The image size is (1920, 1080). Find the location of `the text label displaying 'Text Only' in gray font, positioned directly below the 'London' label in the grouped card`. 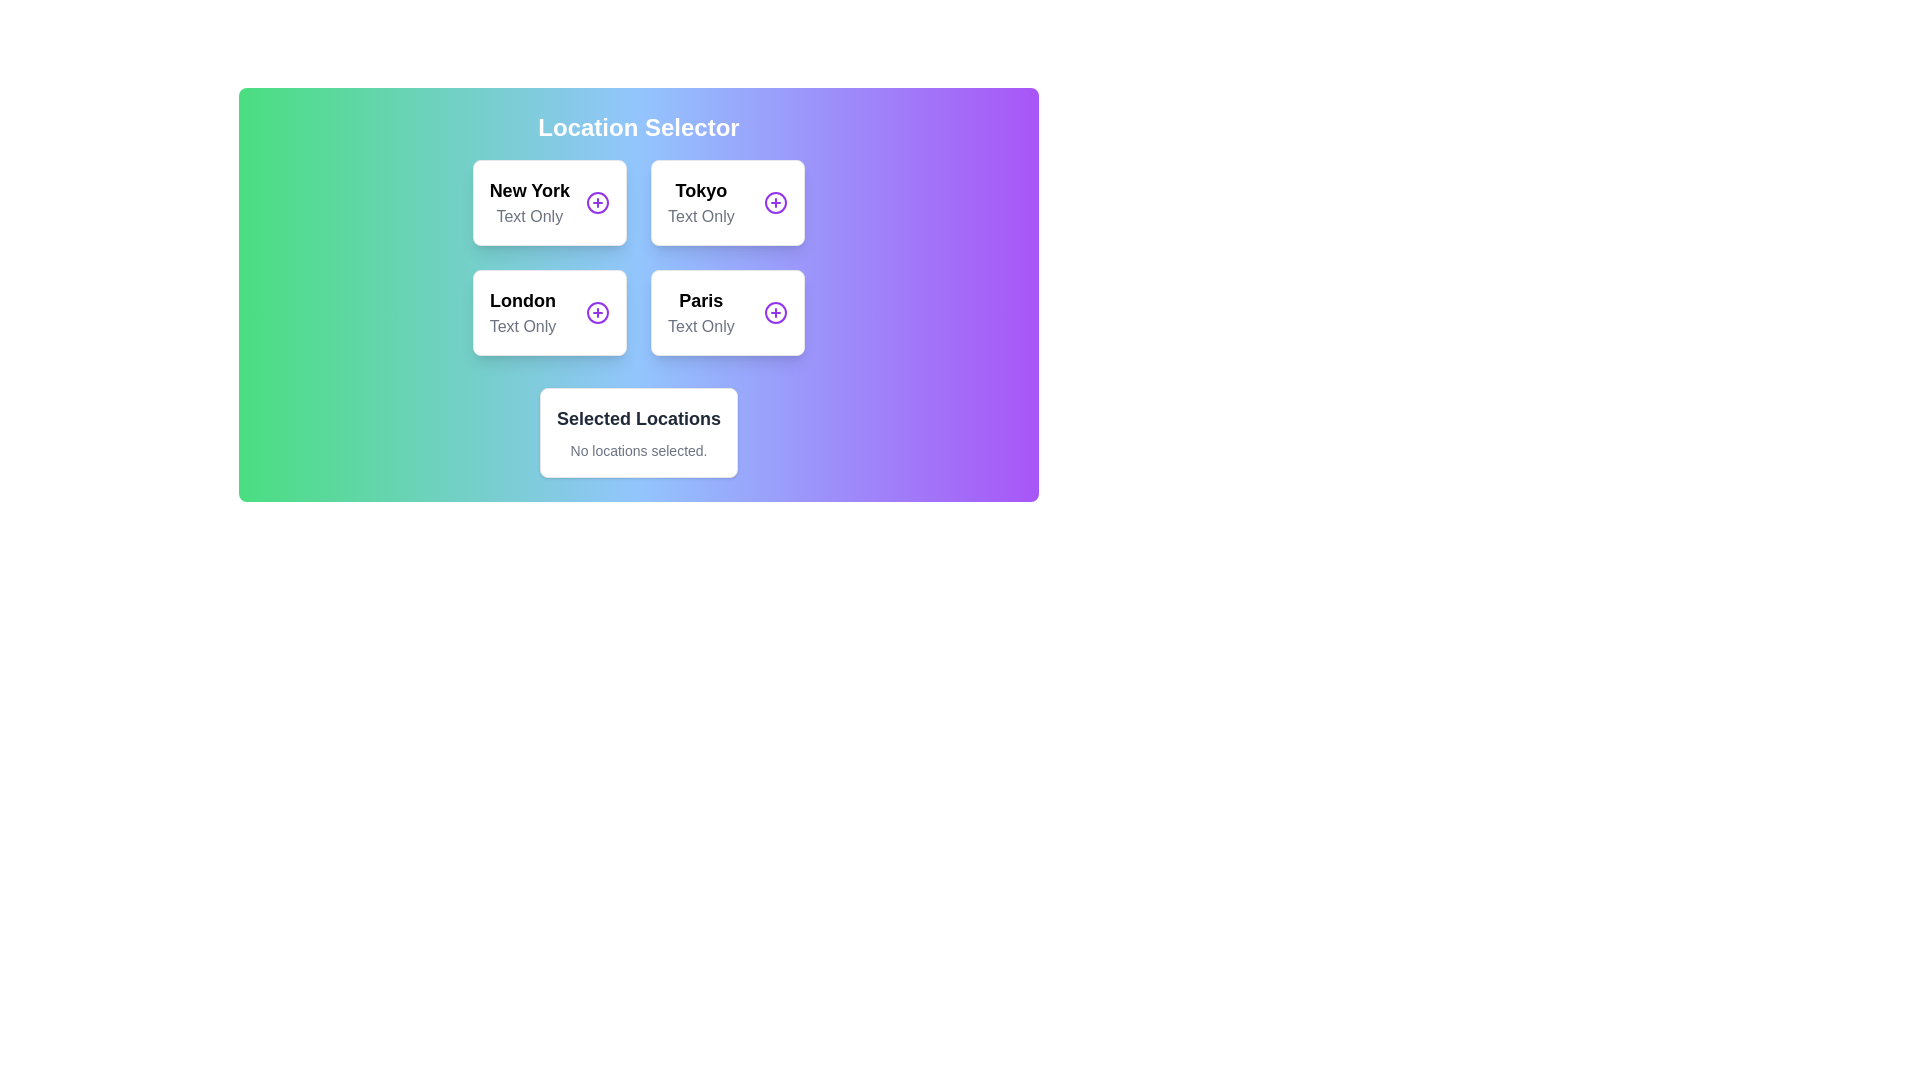

the text label displaying 'Text Only' in gray font, positioned directly below the 'London' label in the grouped card is located at coordinates (523, 326).